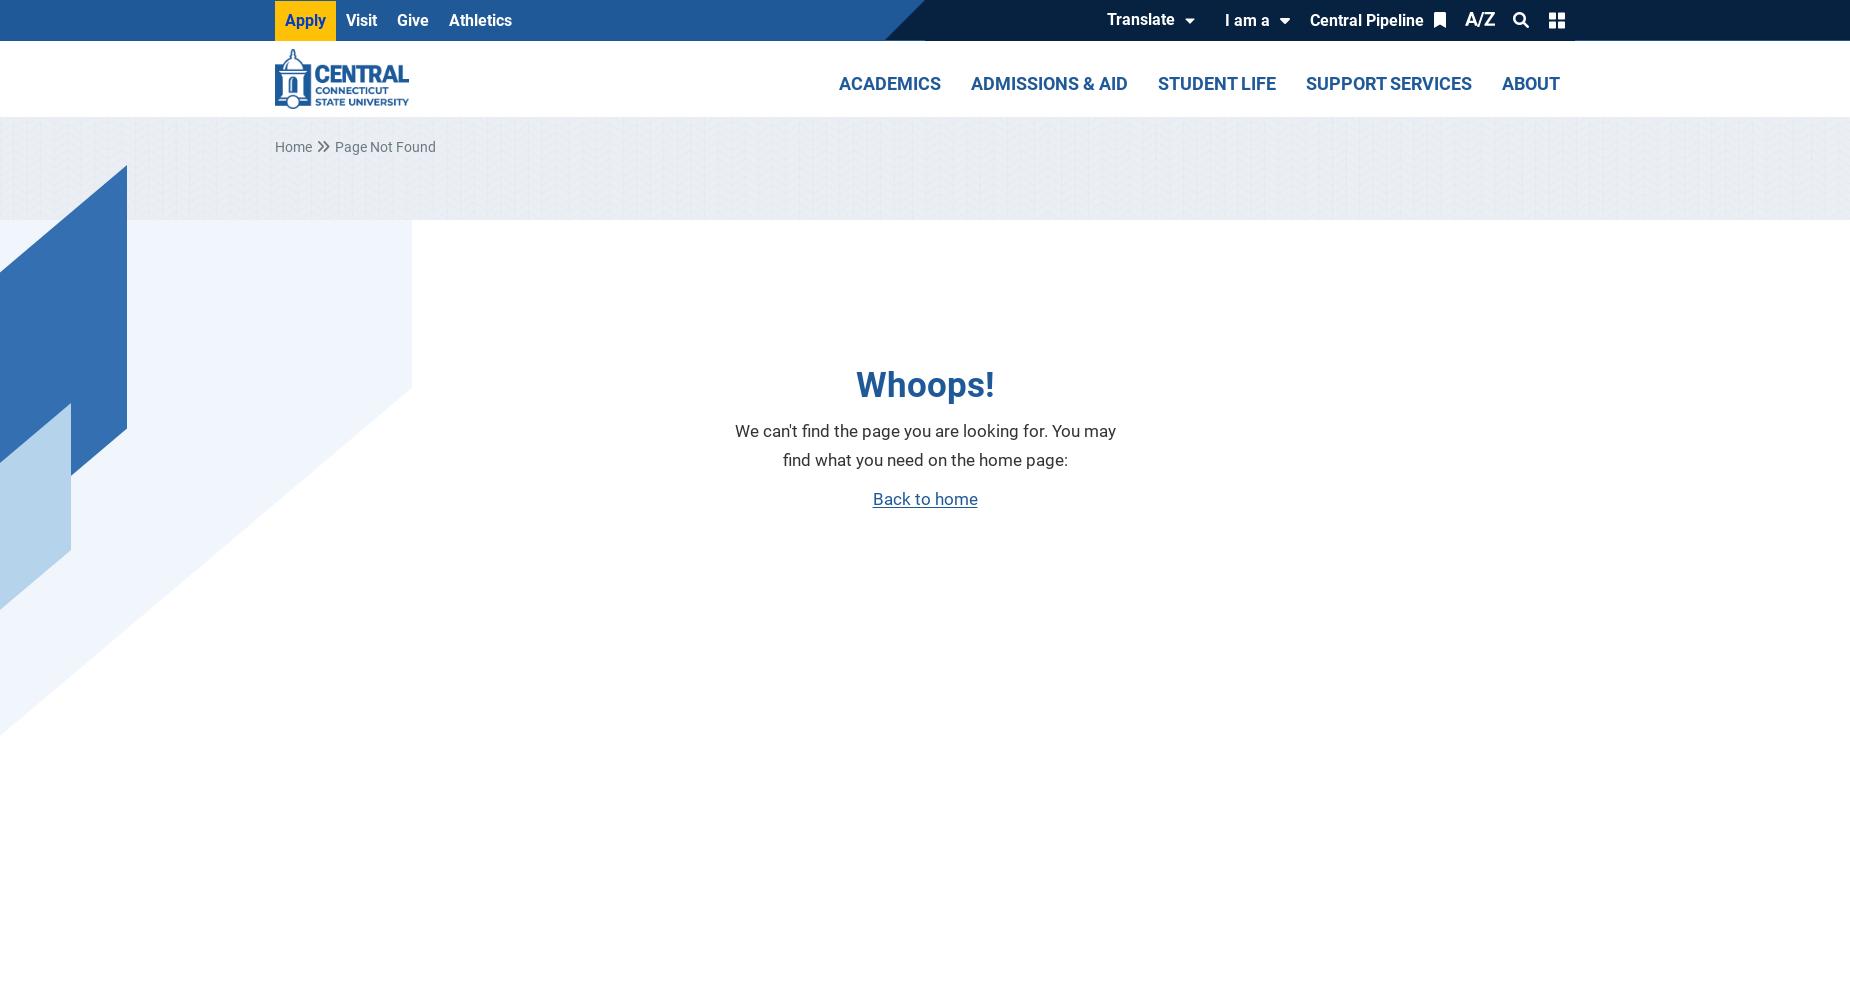 Image resolution: width=1850 pixels, height=1000 pixels. What do you see at coordinates (384, 147) in the screenshot?
I see `'Page Not Found'` at bounding box center [384, 147].